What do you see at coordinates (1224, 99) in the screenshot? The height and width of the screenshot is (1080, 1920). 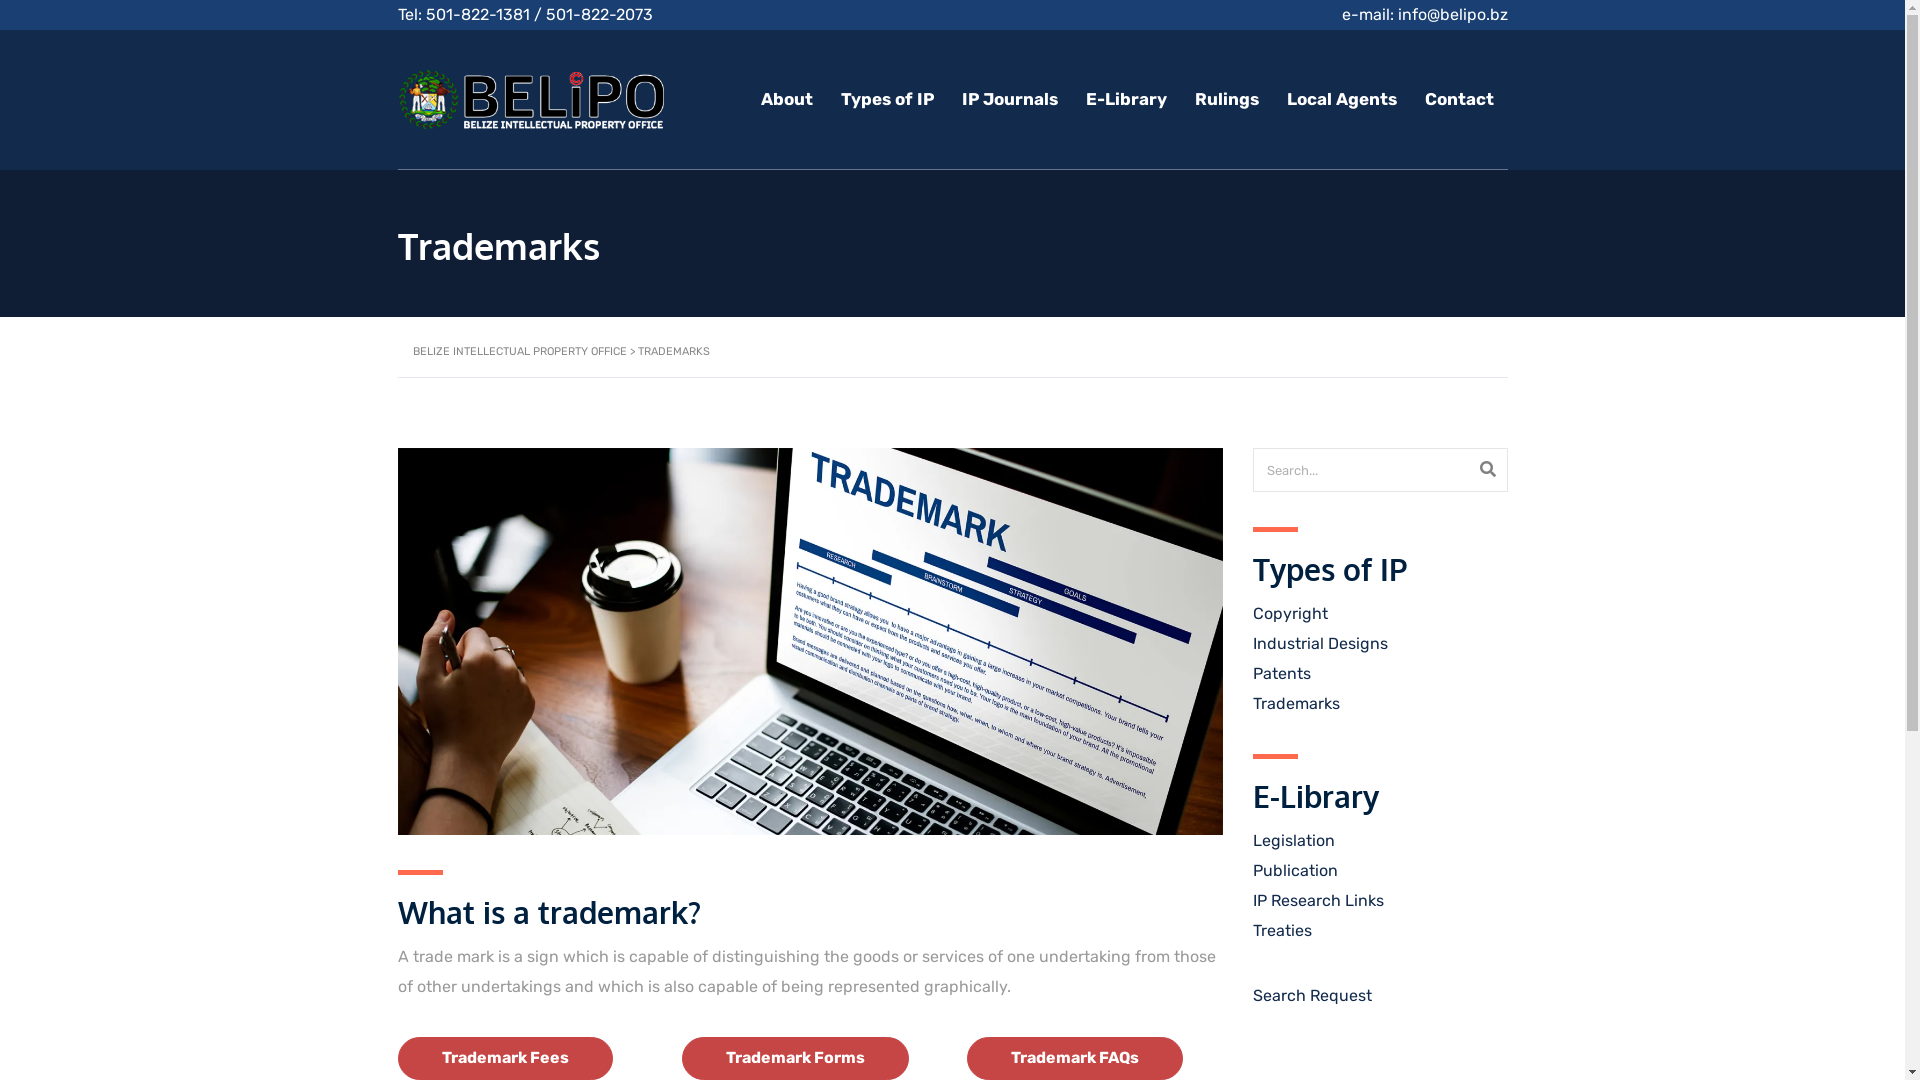 I see `'Rulings'` at bounding box center [1224, 99].